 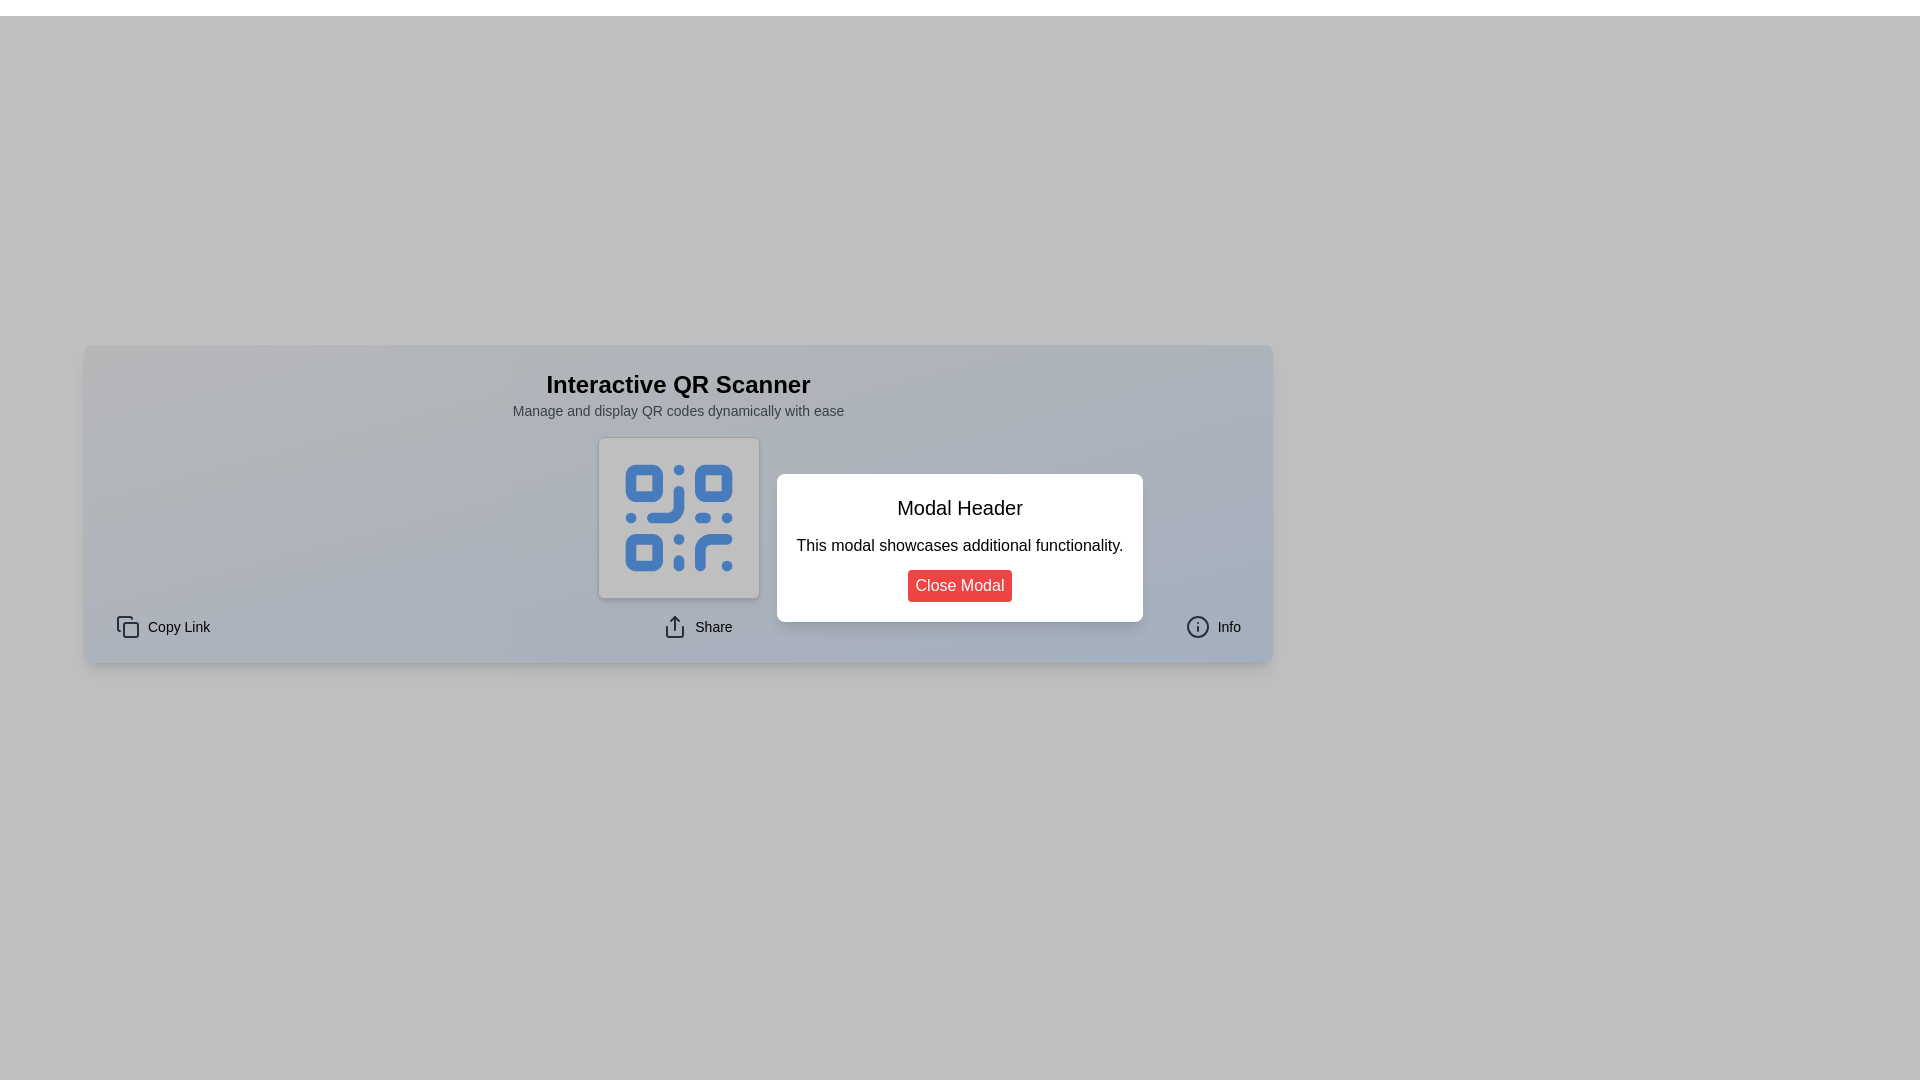 I want to click on the sharing button, which is the second interactive button positioned centrally between the 'Copy Link' button and the 'Info' button, to change its icon color, so click(x=697, y=626).